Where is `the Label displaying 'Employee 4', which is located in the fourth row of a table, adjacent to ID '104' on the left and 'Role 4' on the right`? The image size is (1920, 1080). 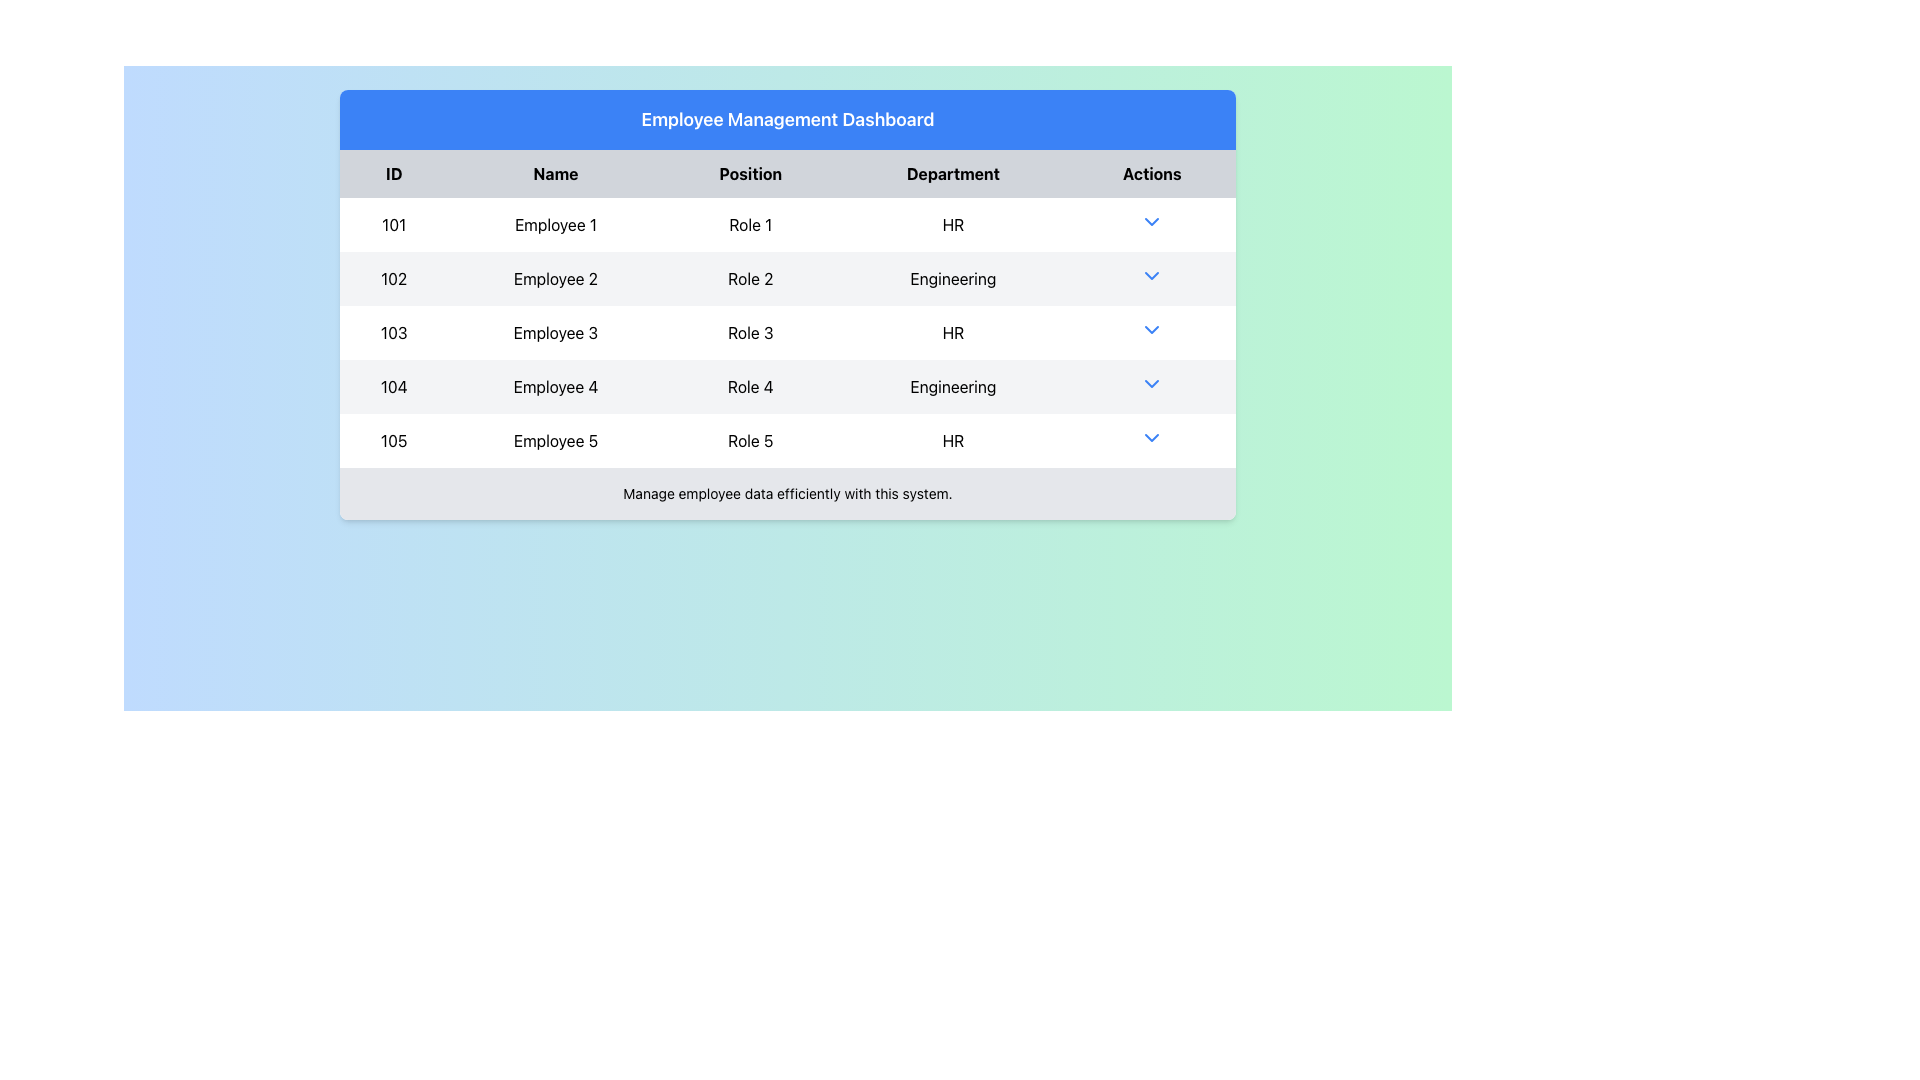
the Label displaying 'Employee 4', which is located in the fourth row of a table, adjacent to ID '104' on the left and 'Role 4' on the right is located at coordinates (556, 386).